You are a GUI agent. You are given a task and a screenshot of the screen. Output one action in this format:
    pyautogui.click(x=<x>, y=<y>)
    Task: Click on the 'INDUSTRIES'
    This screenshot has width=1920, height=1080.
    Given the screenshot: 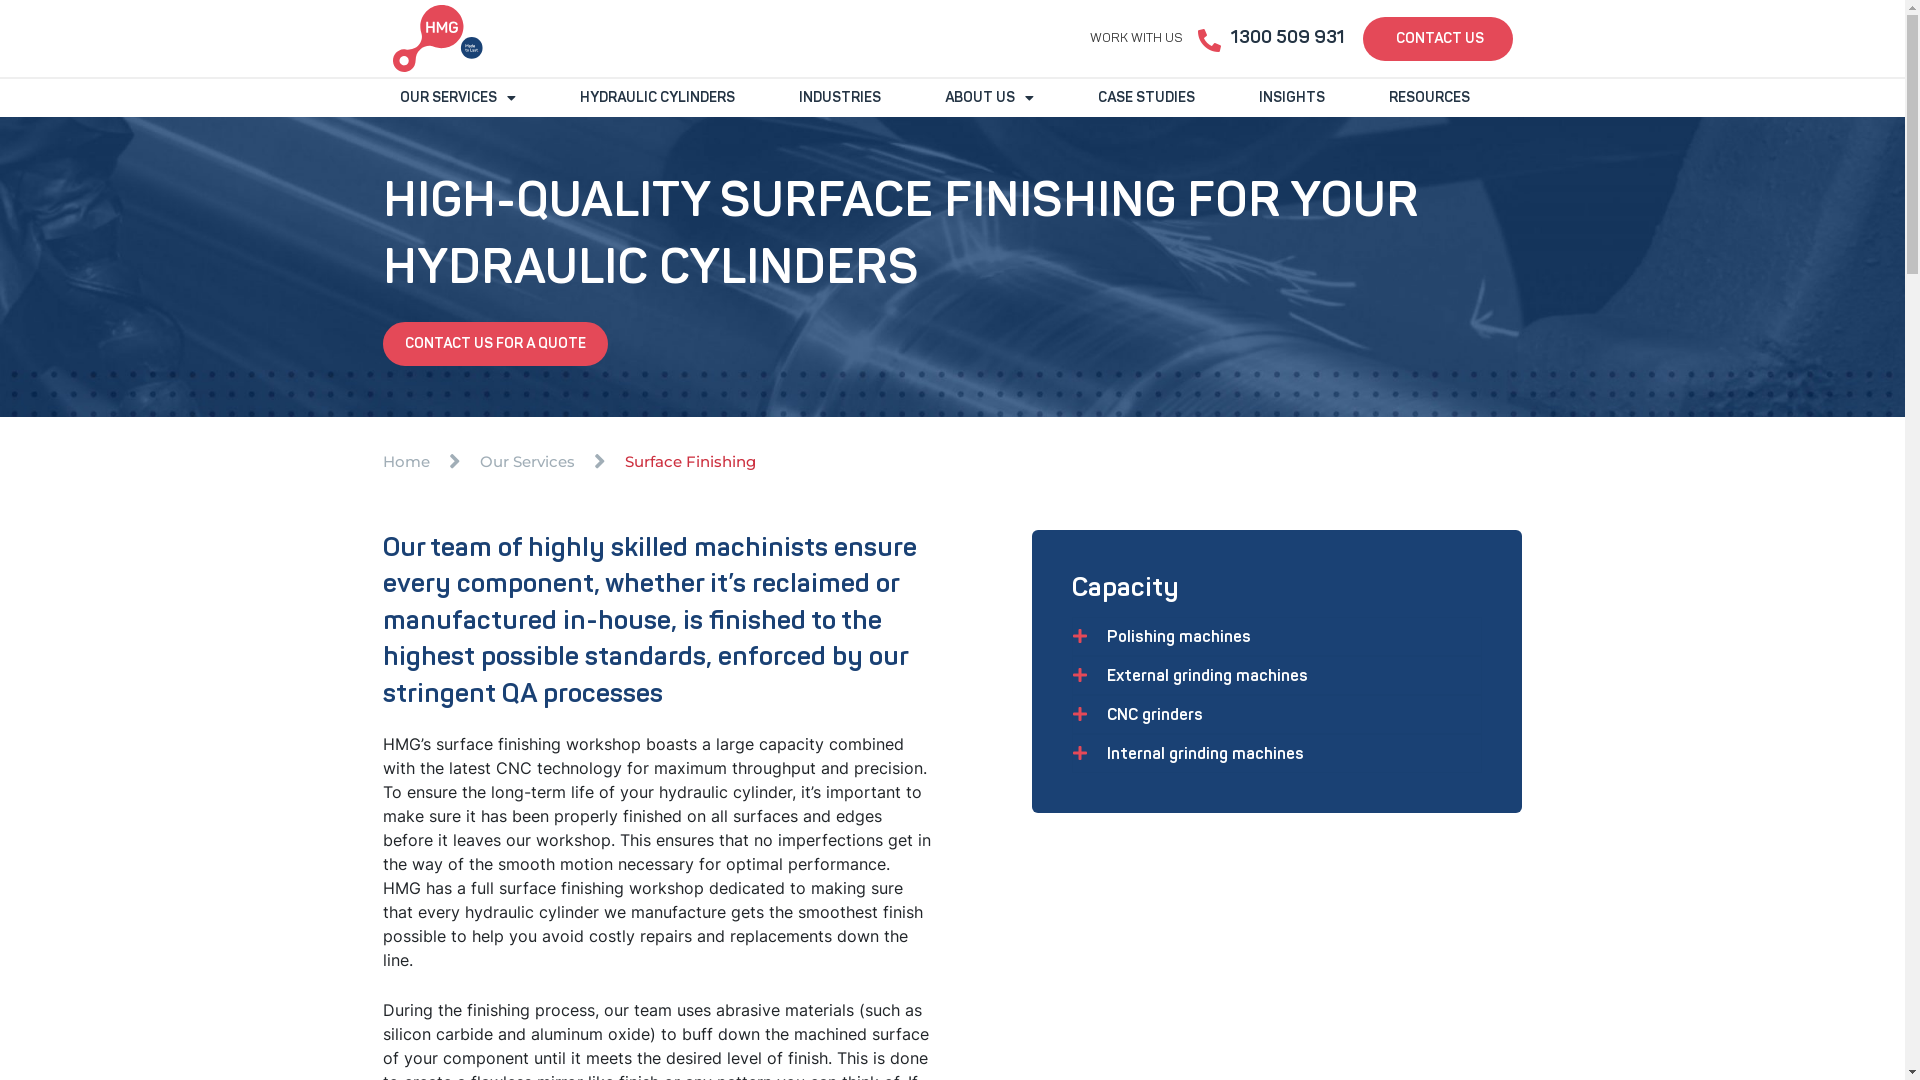 What is the action you would take?
    pyautogui.click(x=840, y=97)
    